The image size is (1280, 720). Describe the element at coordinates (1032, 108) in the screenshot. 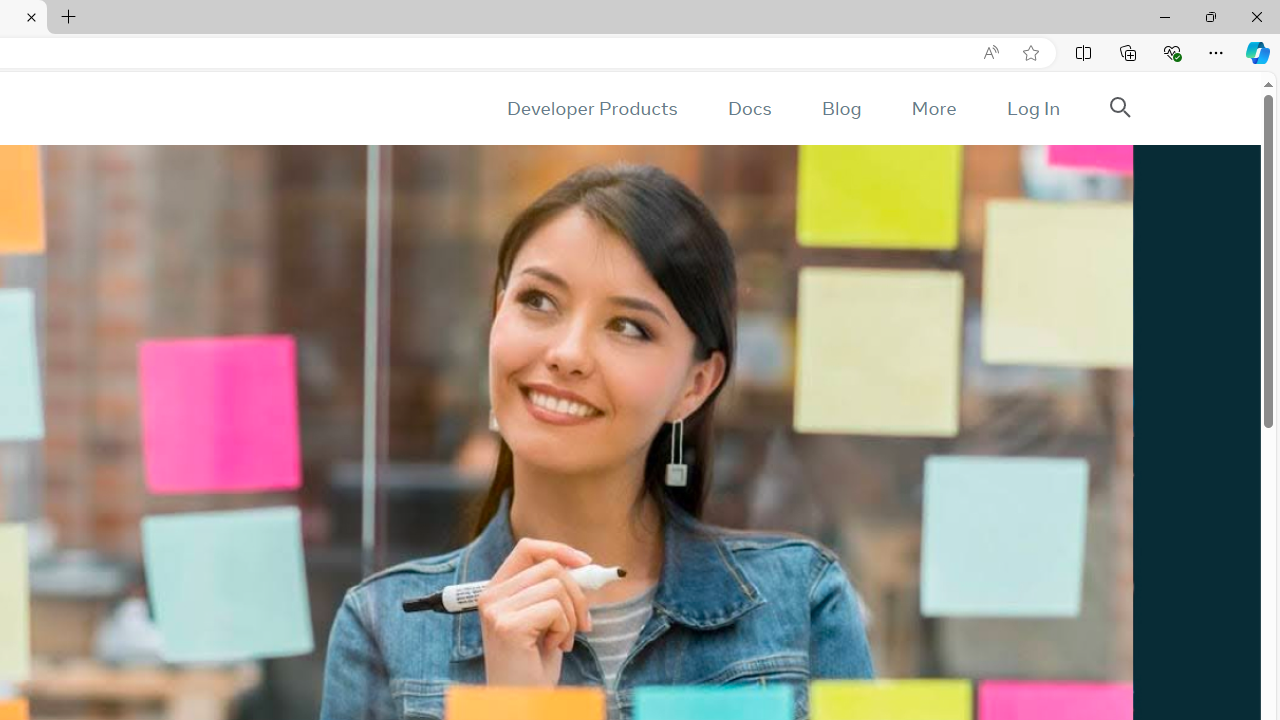

I see `'Log In'` at that location.